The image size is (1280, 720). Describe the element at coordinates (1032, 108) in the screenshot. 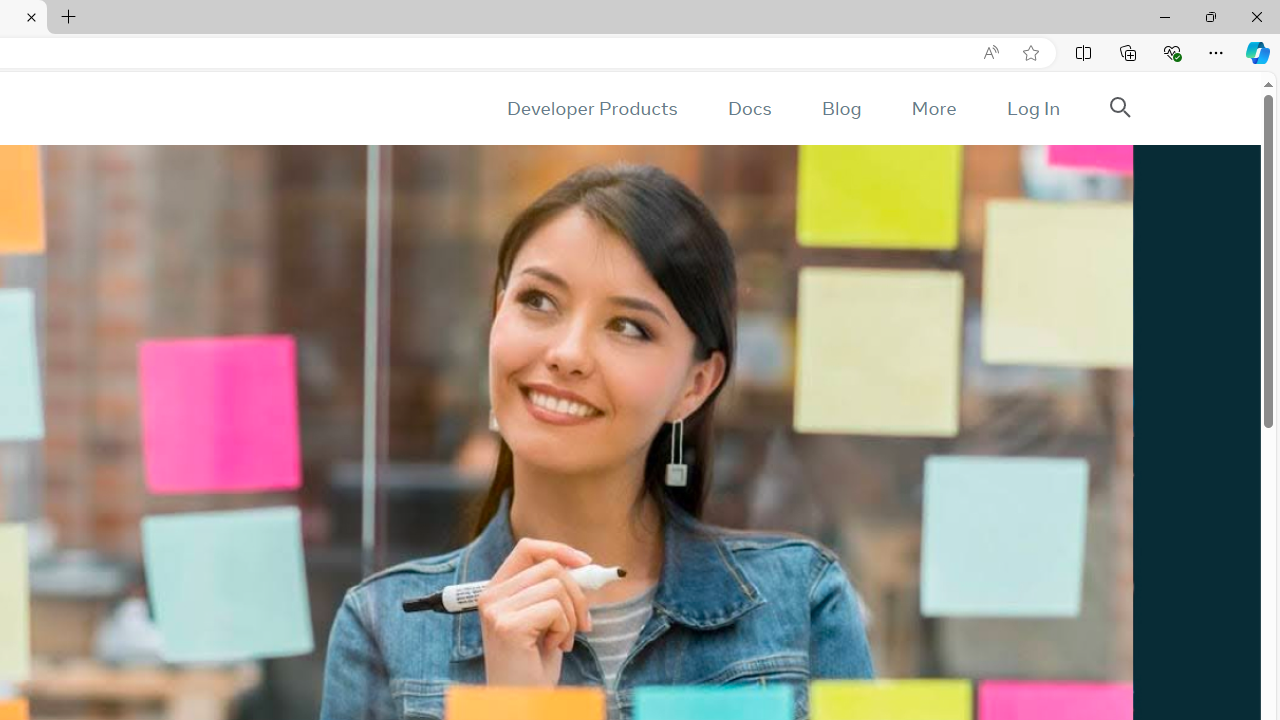

I see `'Log In'` at that location.